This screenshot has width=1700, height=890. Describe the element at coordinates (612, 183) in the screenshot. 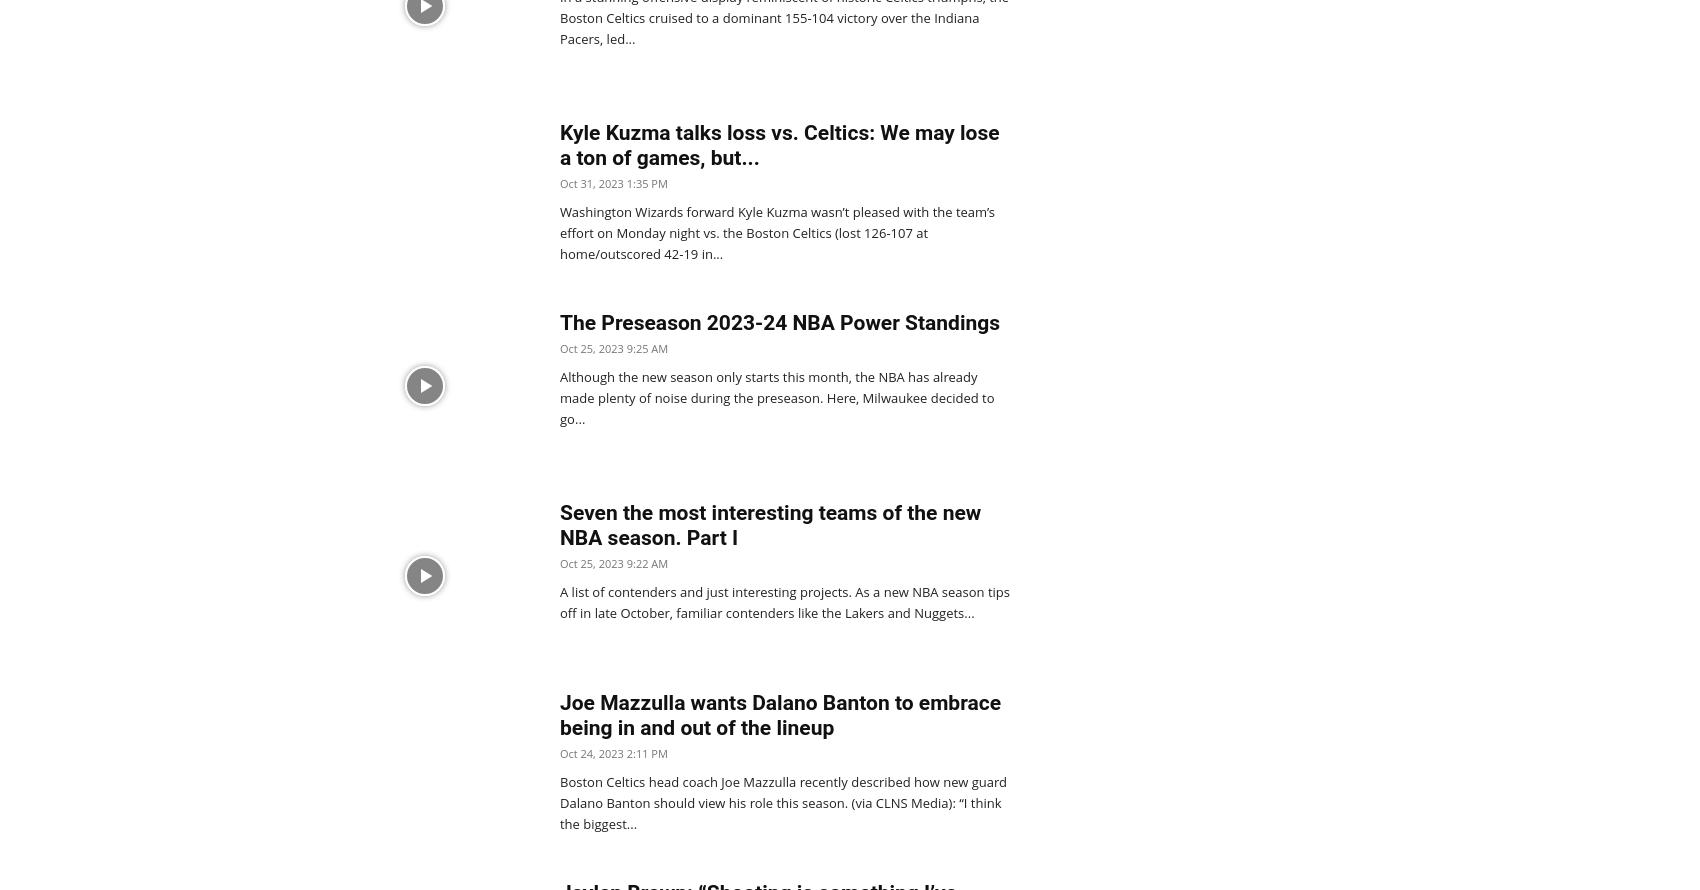

I see `'Oct 31, 2023 1:35 PM'` at that location.